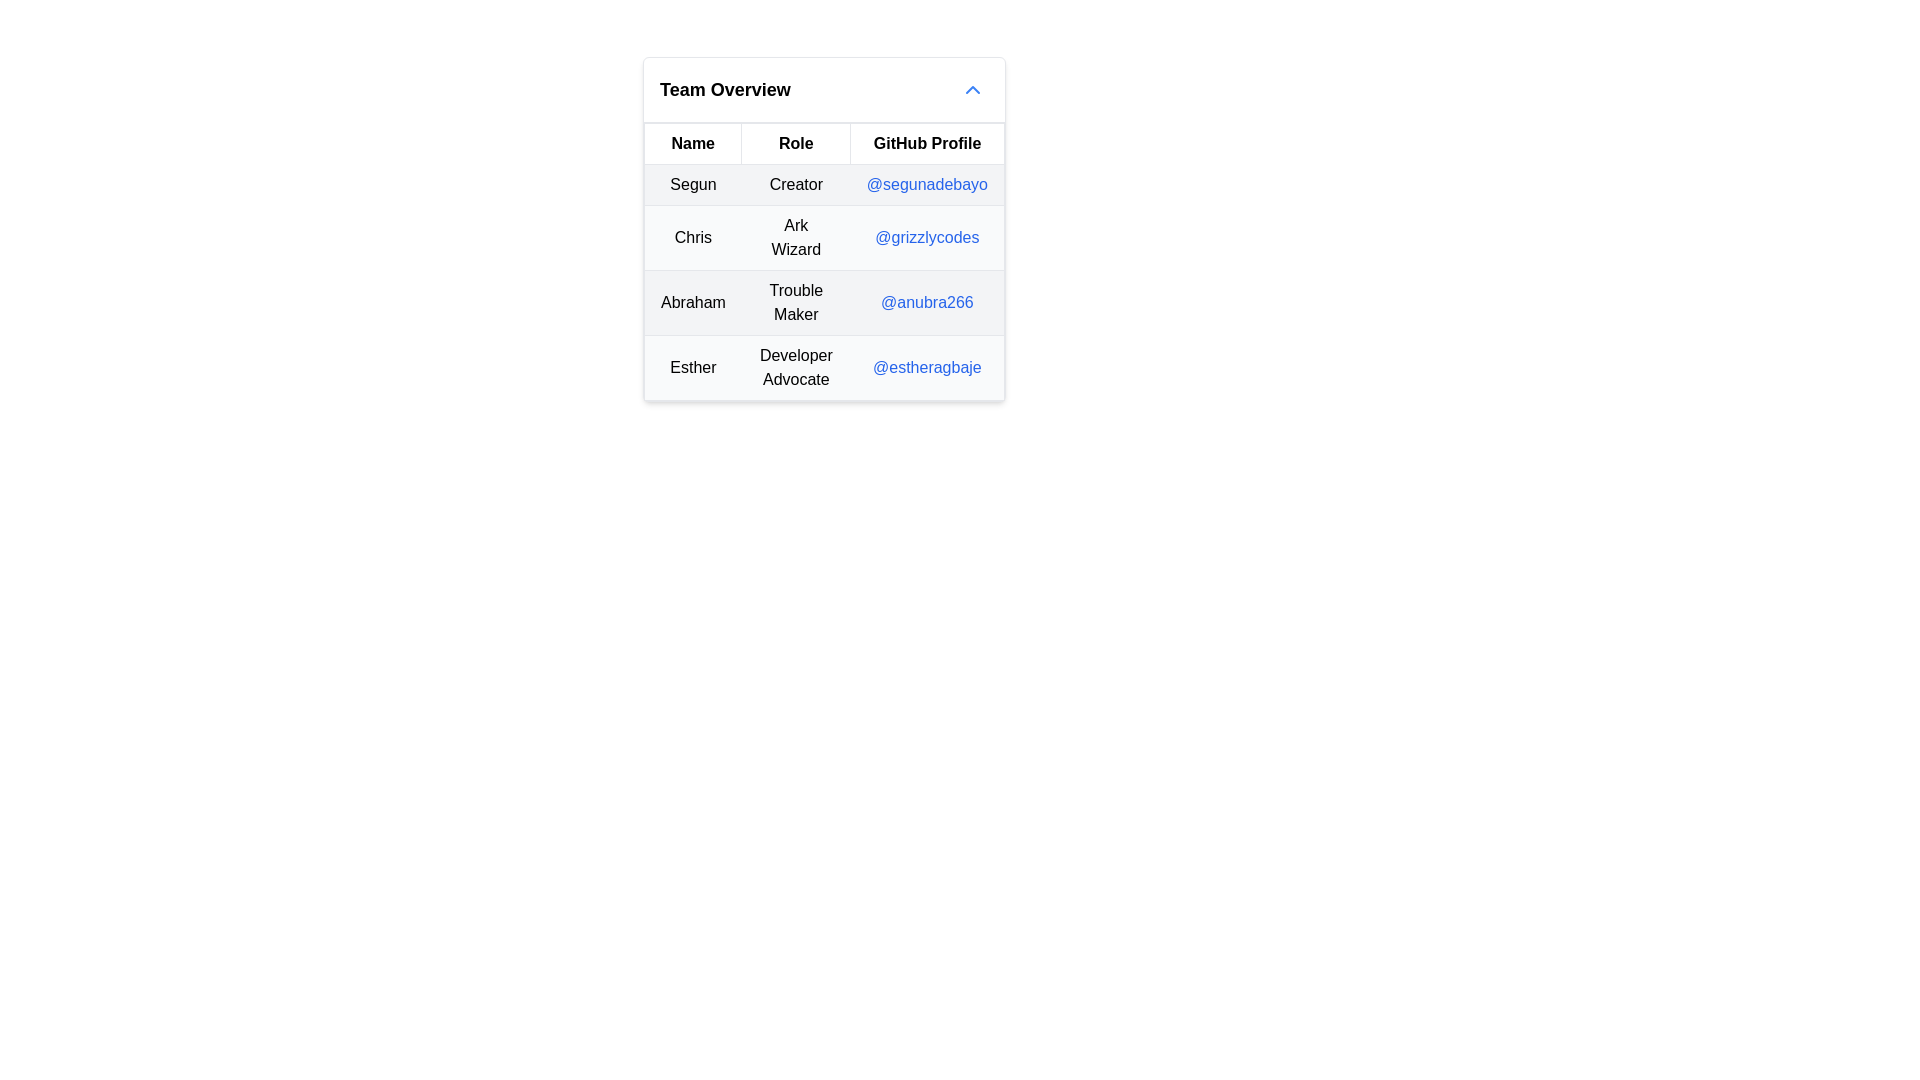  What do you see at coordinates (693, 142) in the screenshot?
I see `the first header cell in the 'Team Overview' table to access the associated column data` at bounding box center [693, 142].